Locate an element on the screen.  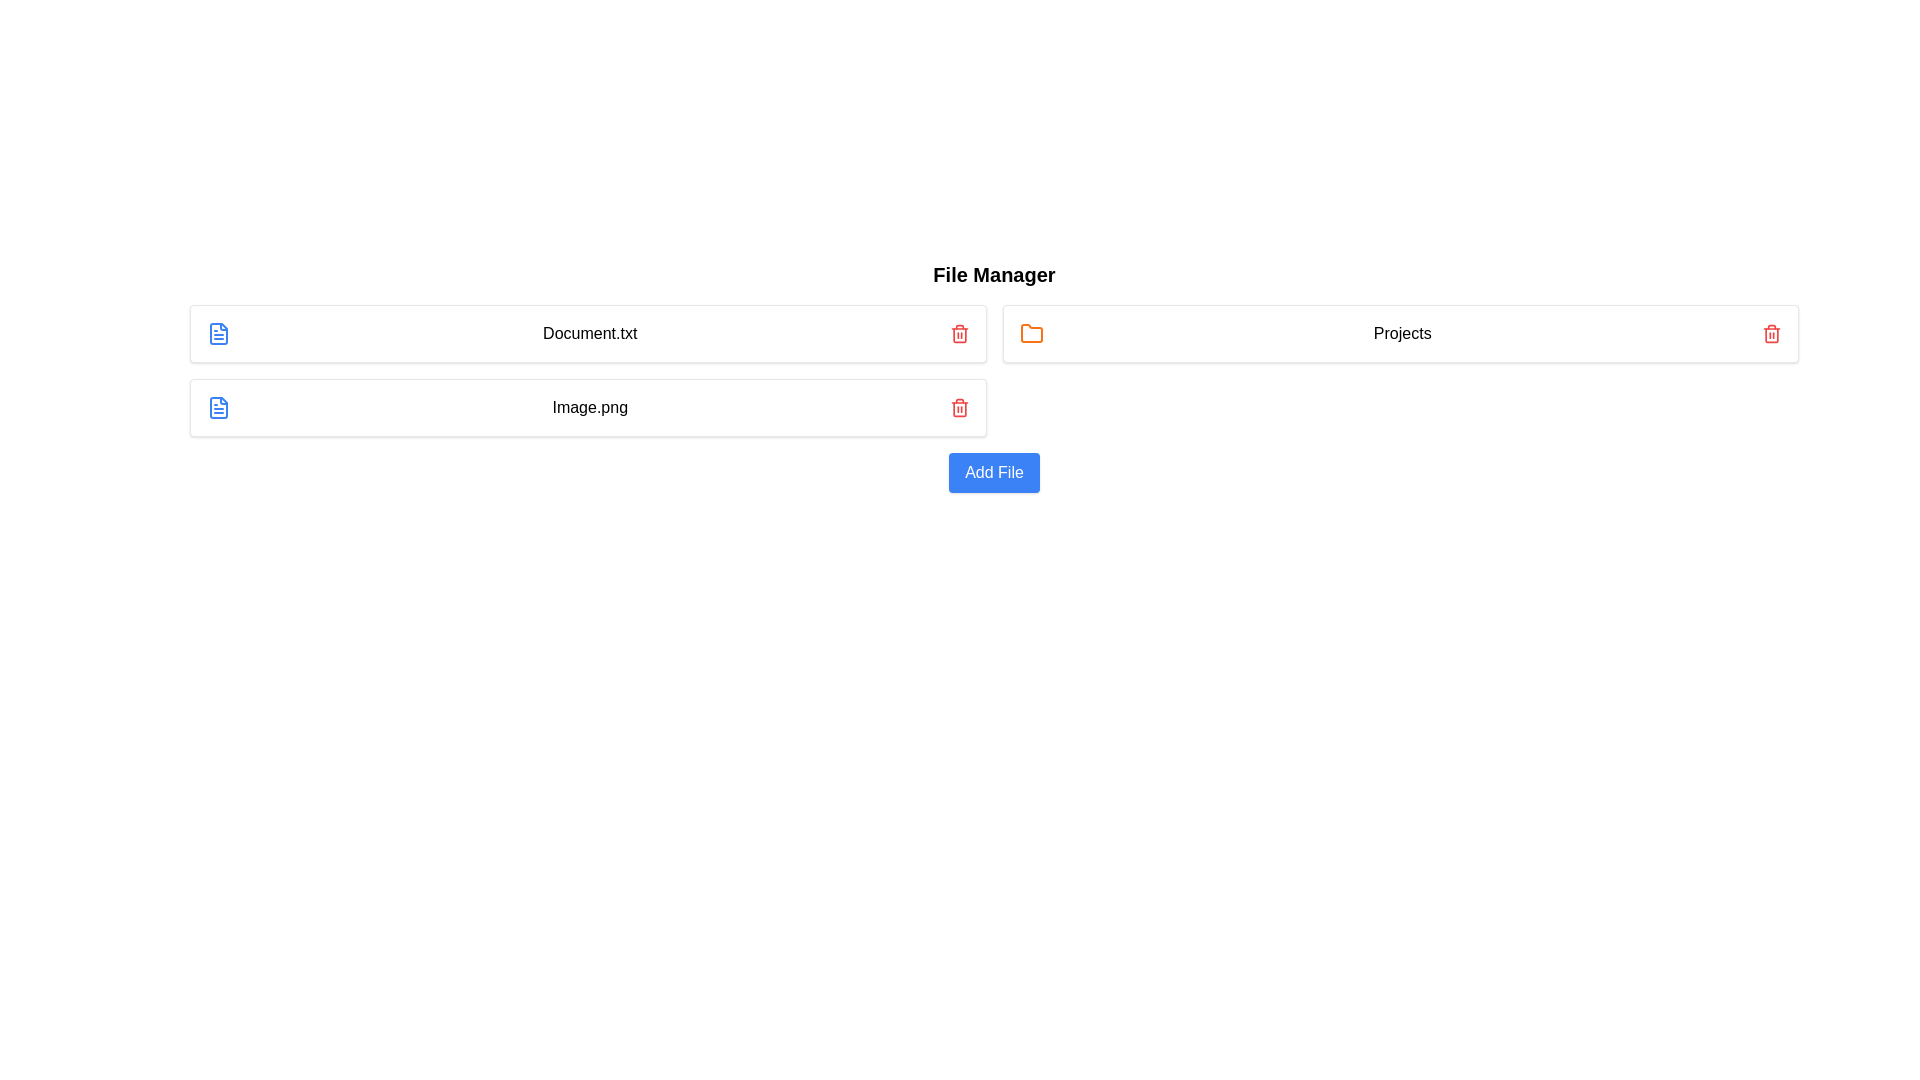
the folder icon in the 'Projects' section, which is the first element on the left in the second row is located at coordinates (1031, 333).